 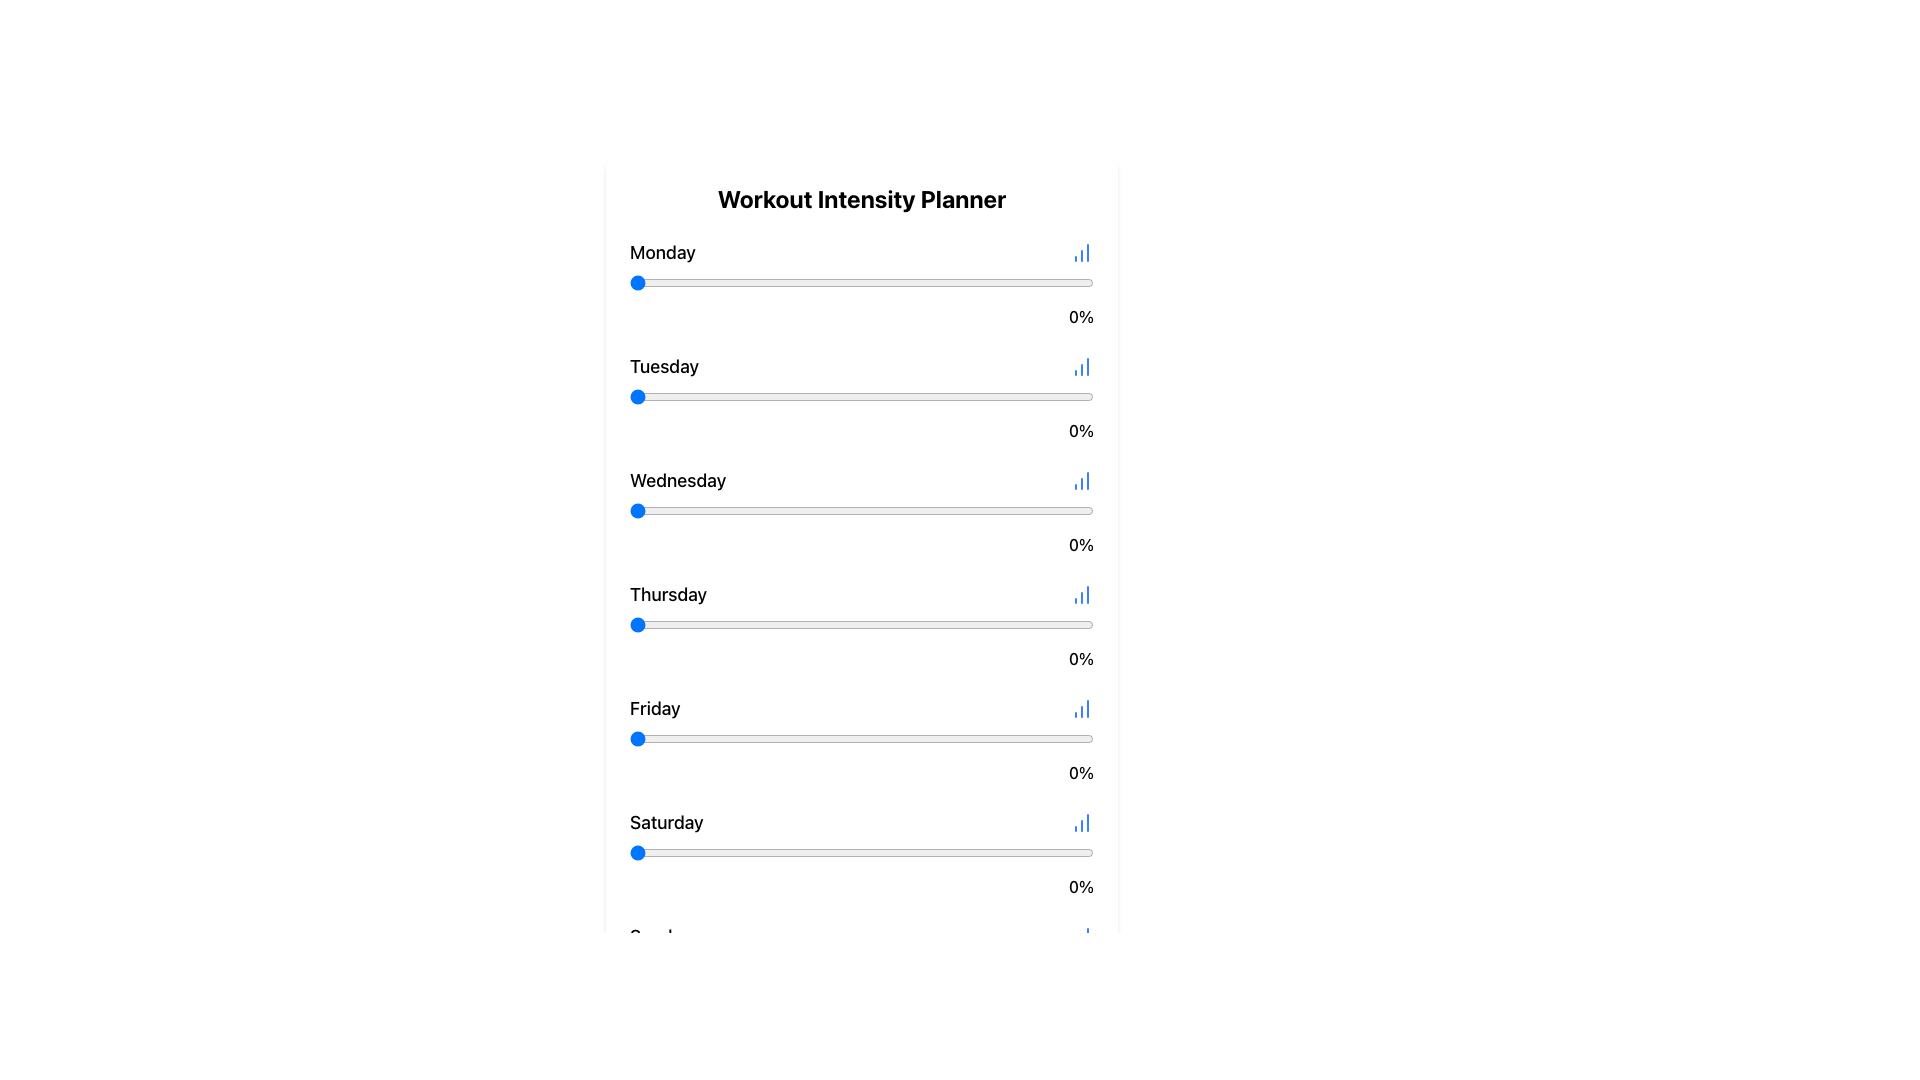 What do you see at coordinates (731, 623) in the screenshot?
I see `the Thursday intensity` at bounding box center [731, 623].